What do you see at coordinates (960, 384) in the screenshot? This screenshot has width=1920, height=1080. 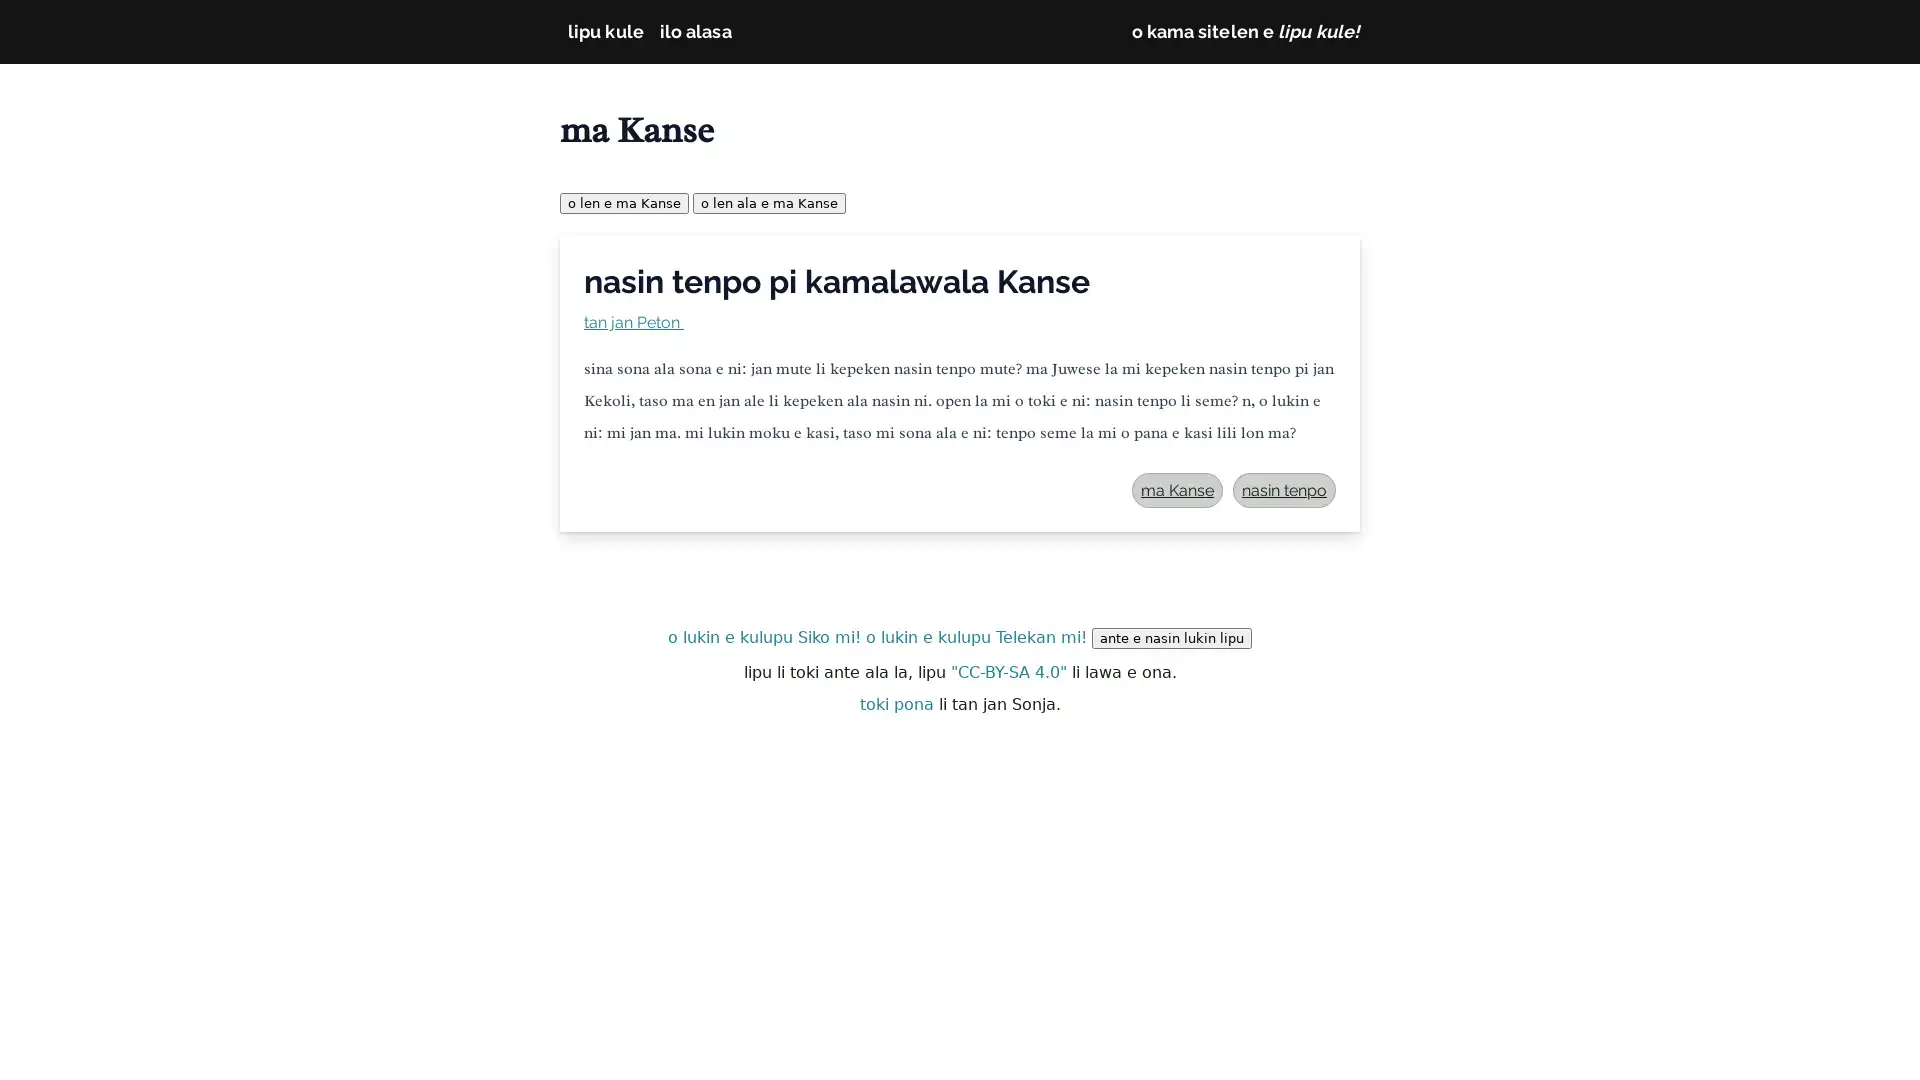 I see `nasin tenpo pi kamalawala Kanse tan jan Peton  sina sona ala sona e ni: jan mute li kepeken nasin tenpo mute? ma Juwese la mi kepeken nasin tenpo pi jan Kekoli, taso ma en jan ale li kepeken ala nasin ni. open la mi o toki e ni: nasin tenpo li seme? n, o lukin e ni: mi jan ma. mi lukin moku e kasi, taso mi sona ala e ni: tenpo seme la mi o pana e kasi lili lon ma? ma Kanse nasin tenpo` at bounding box center [960, 384].